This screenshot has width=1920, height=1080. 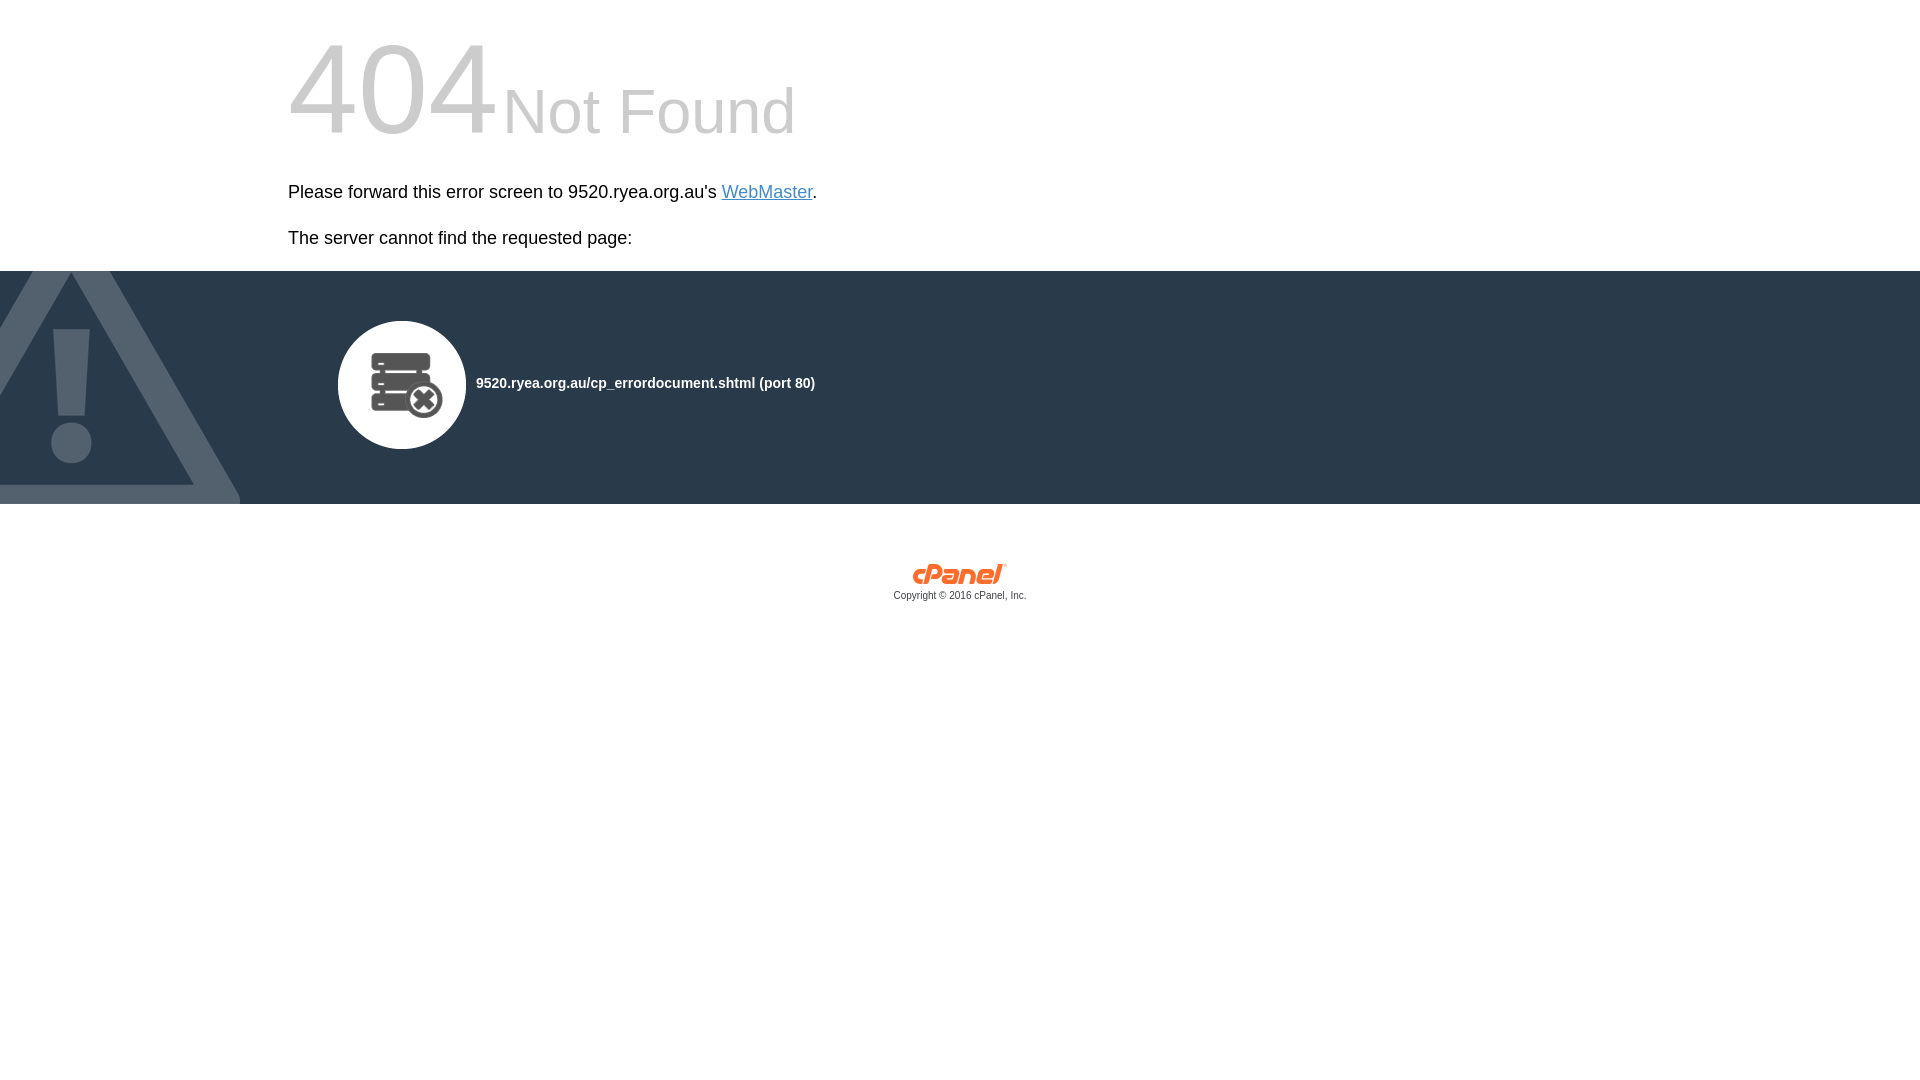 What do you see at coordinates (766, 192) in the screenshot?
I see `'WebMaster'` at bounding box center [766, 192].